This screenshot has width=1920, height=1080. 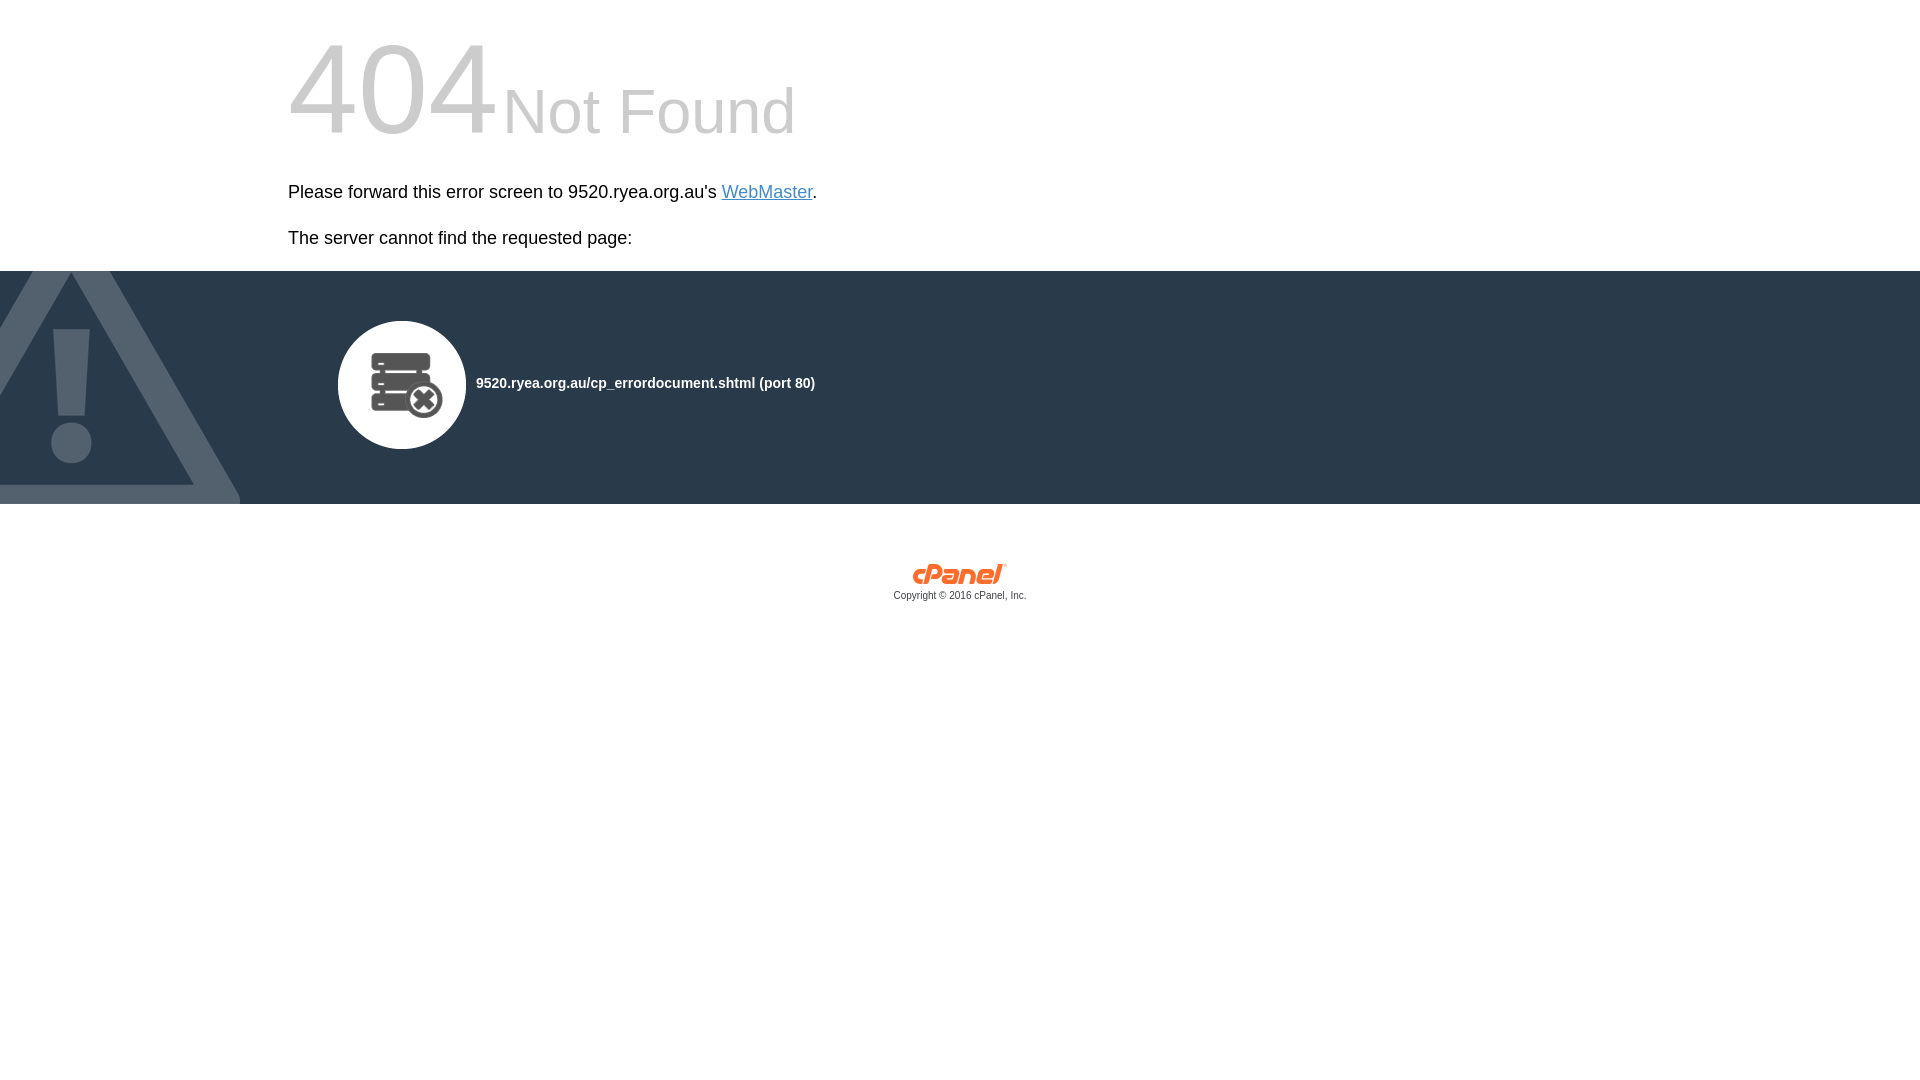 What do you see at coordinates (766, 192) in the screenshot?
I see `'WebMaster'` at bounding box center [766, 192].